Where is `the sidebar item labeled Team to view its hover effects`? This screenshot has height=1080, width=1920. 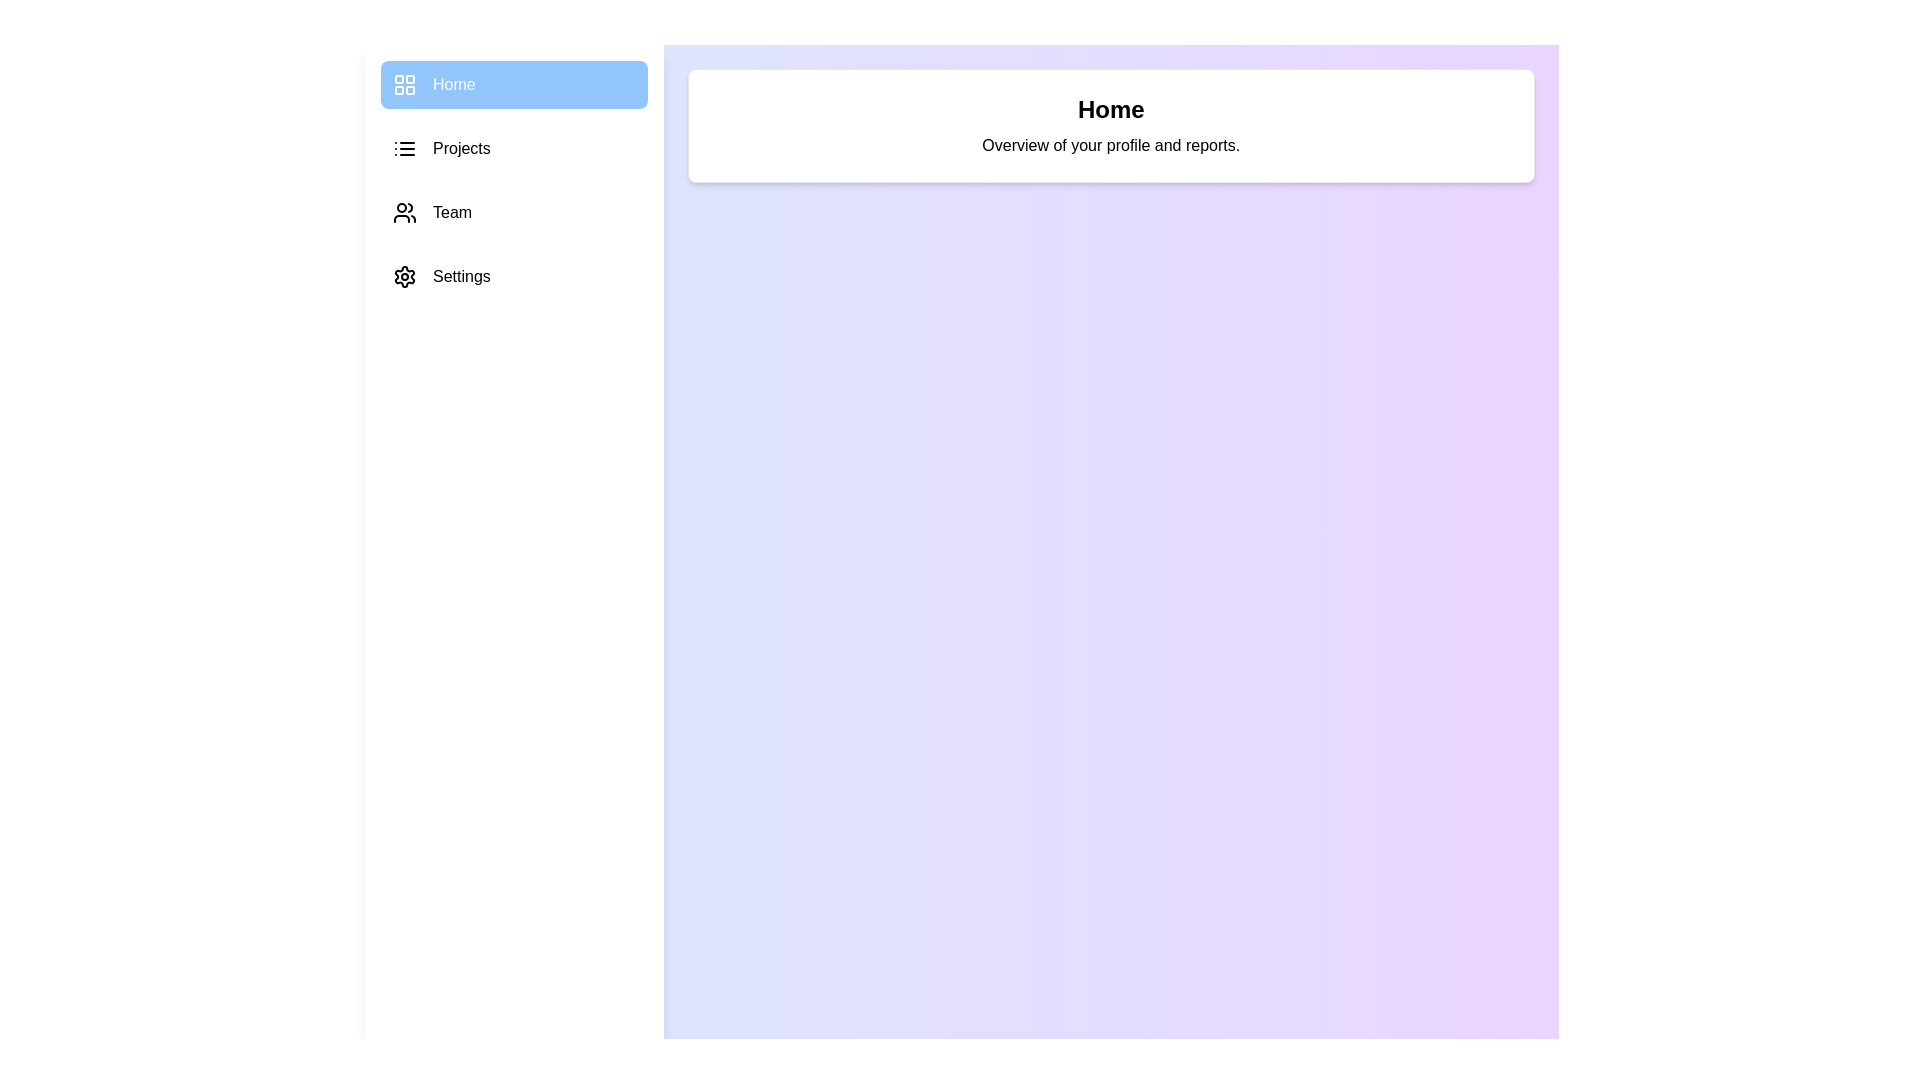
the sidebar item labeled Team to view its hover effects is located at coordinates (514, 212).